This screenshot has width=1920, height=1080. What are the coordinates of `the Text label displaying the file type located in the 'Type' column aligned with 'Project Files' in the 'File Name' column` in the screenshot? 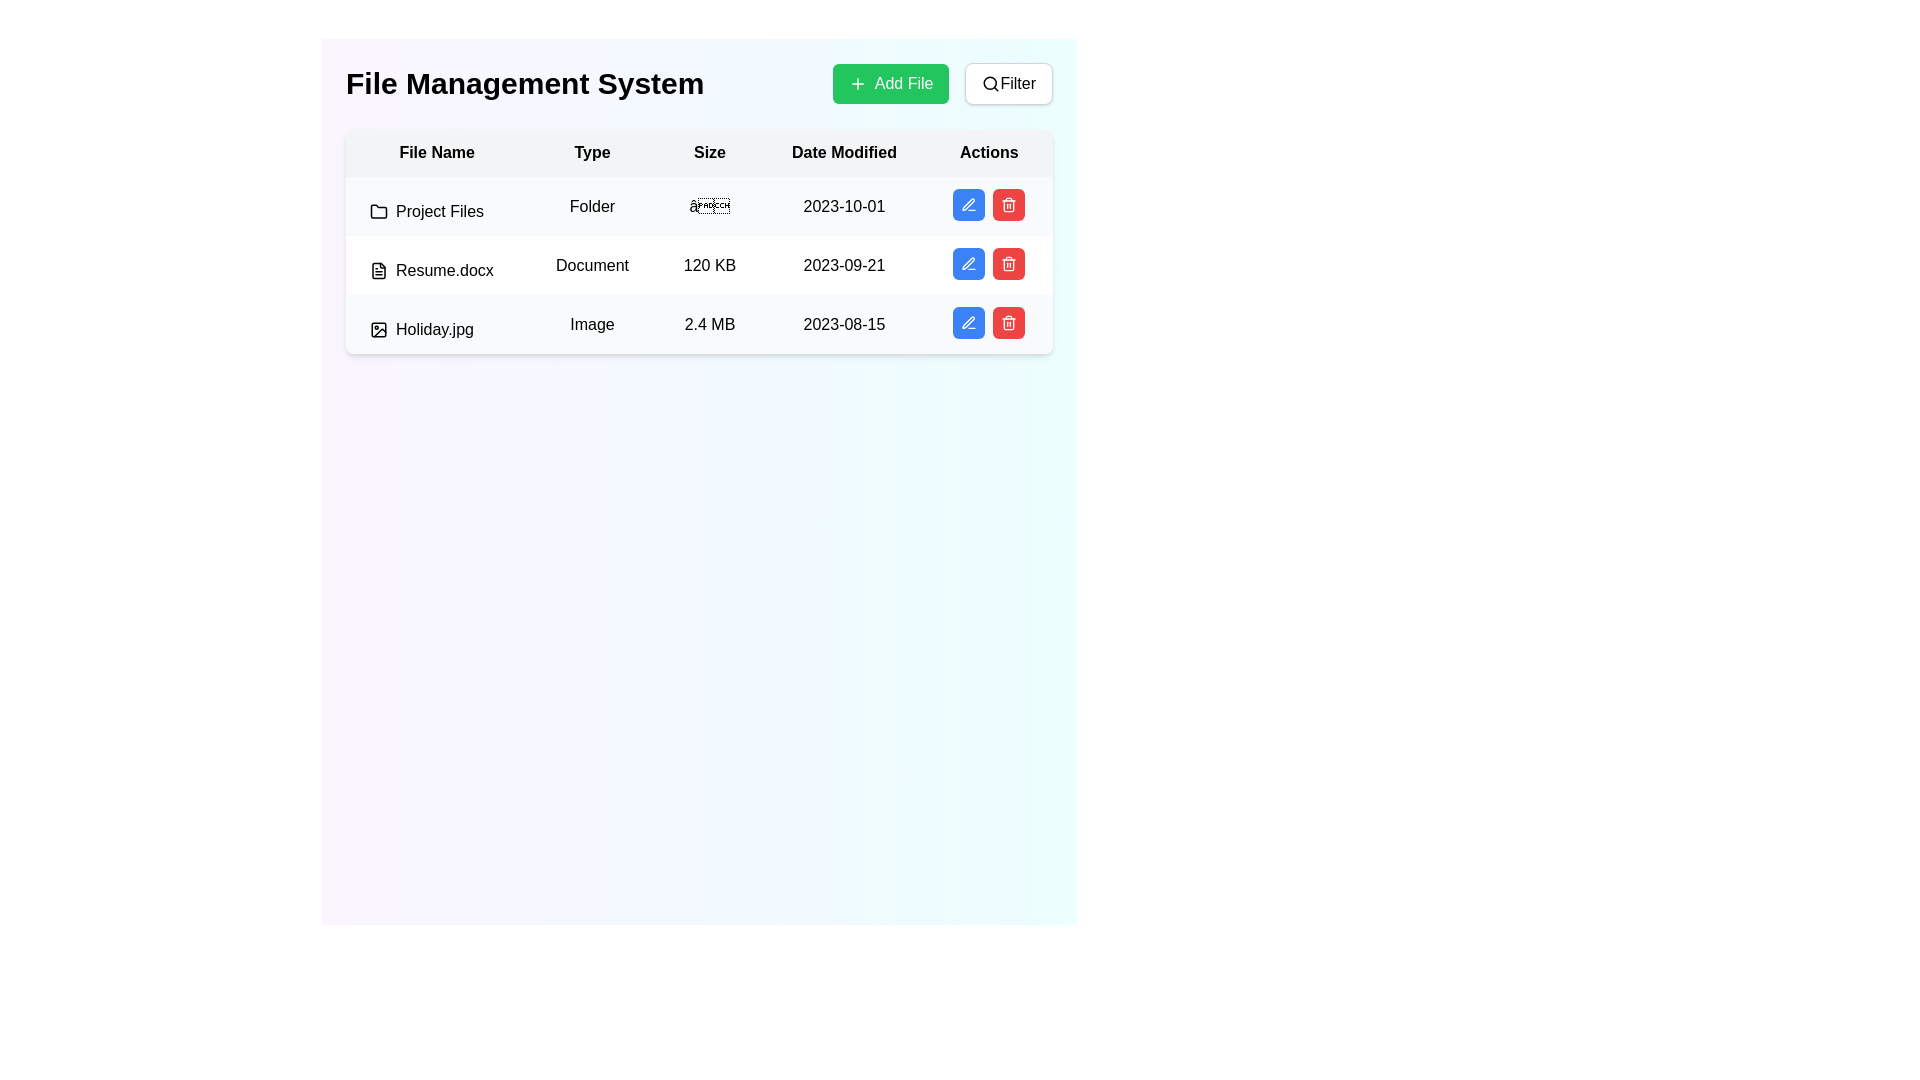 It's located at (591, 206).